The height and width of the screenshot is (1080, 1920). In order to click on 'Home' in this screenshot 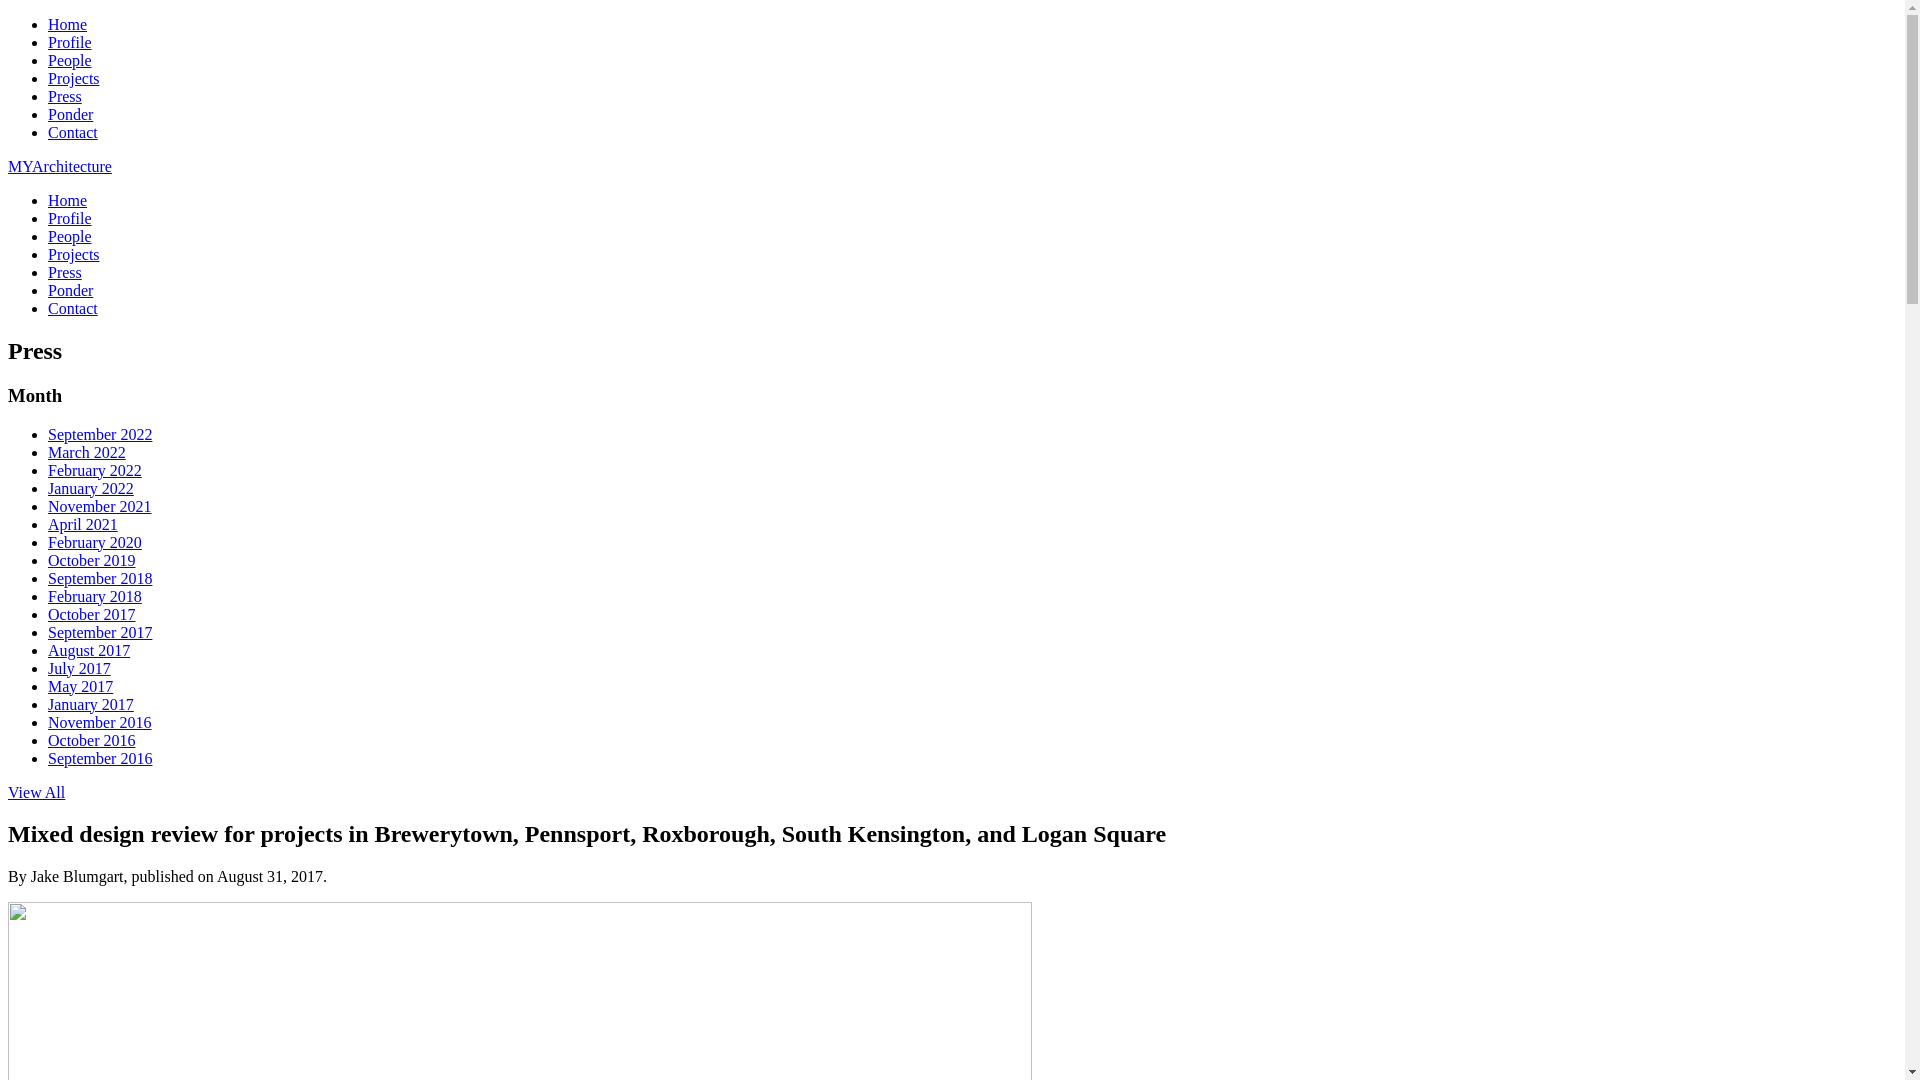, I will do `click(67, 200)`.